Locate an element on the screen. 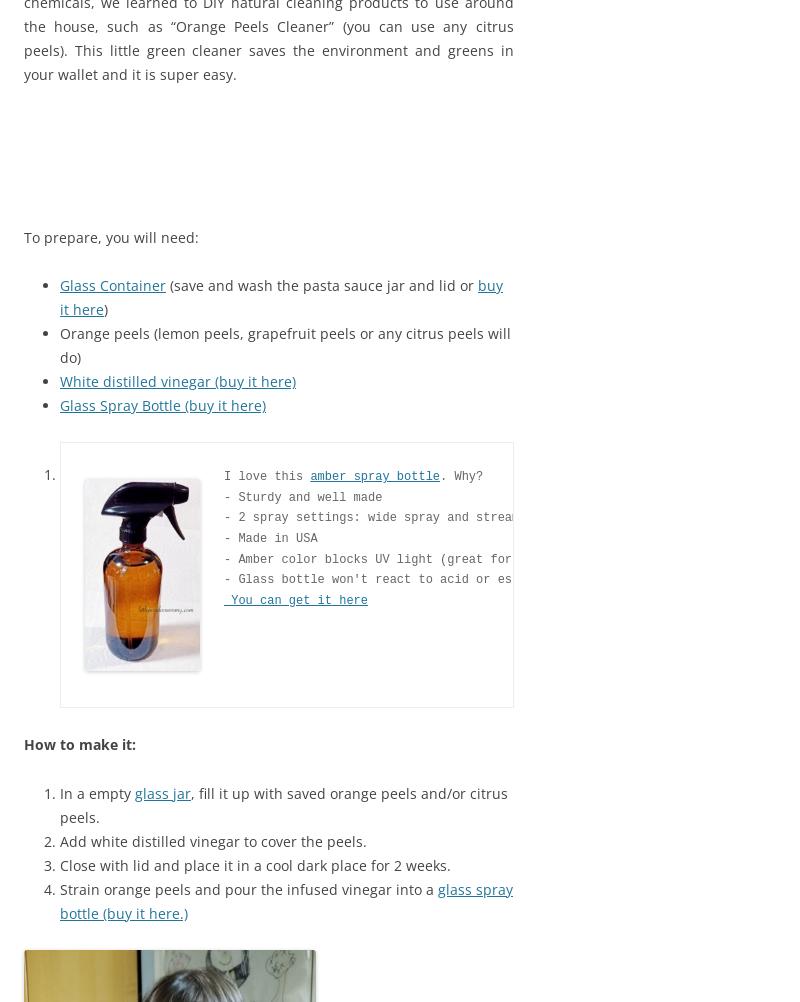  'Glass Spray Bottle (buy it here)' is located at coordinates (59, 405).